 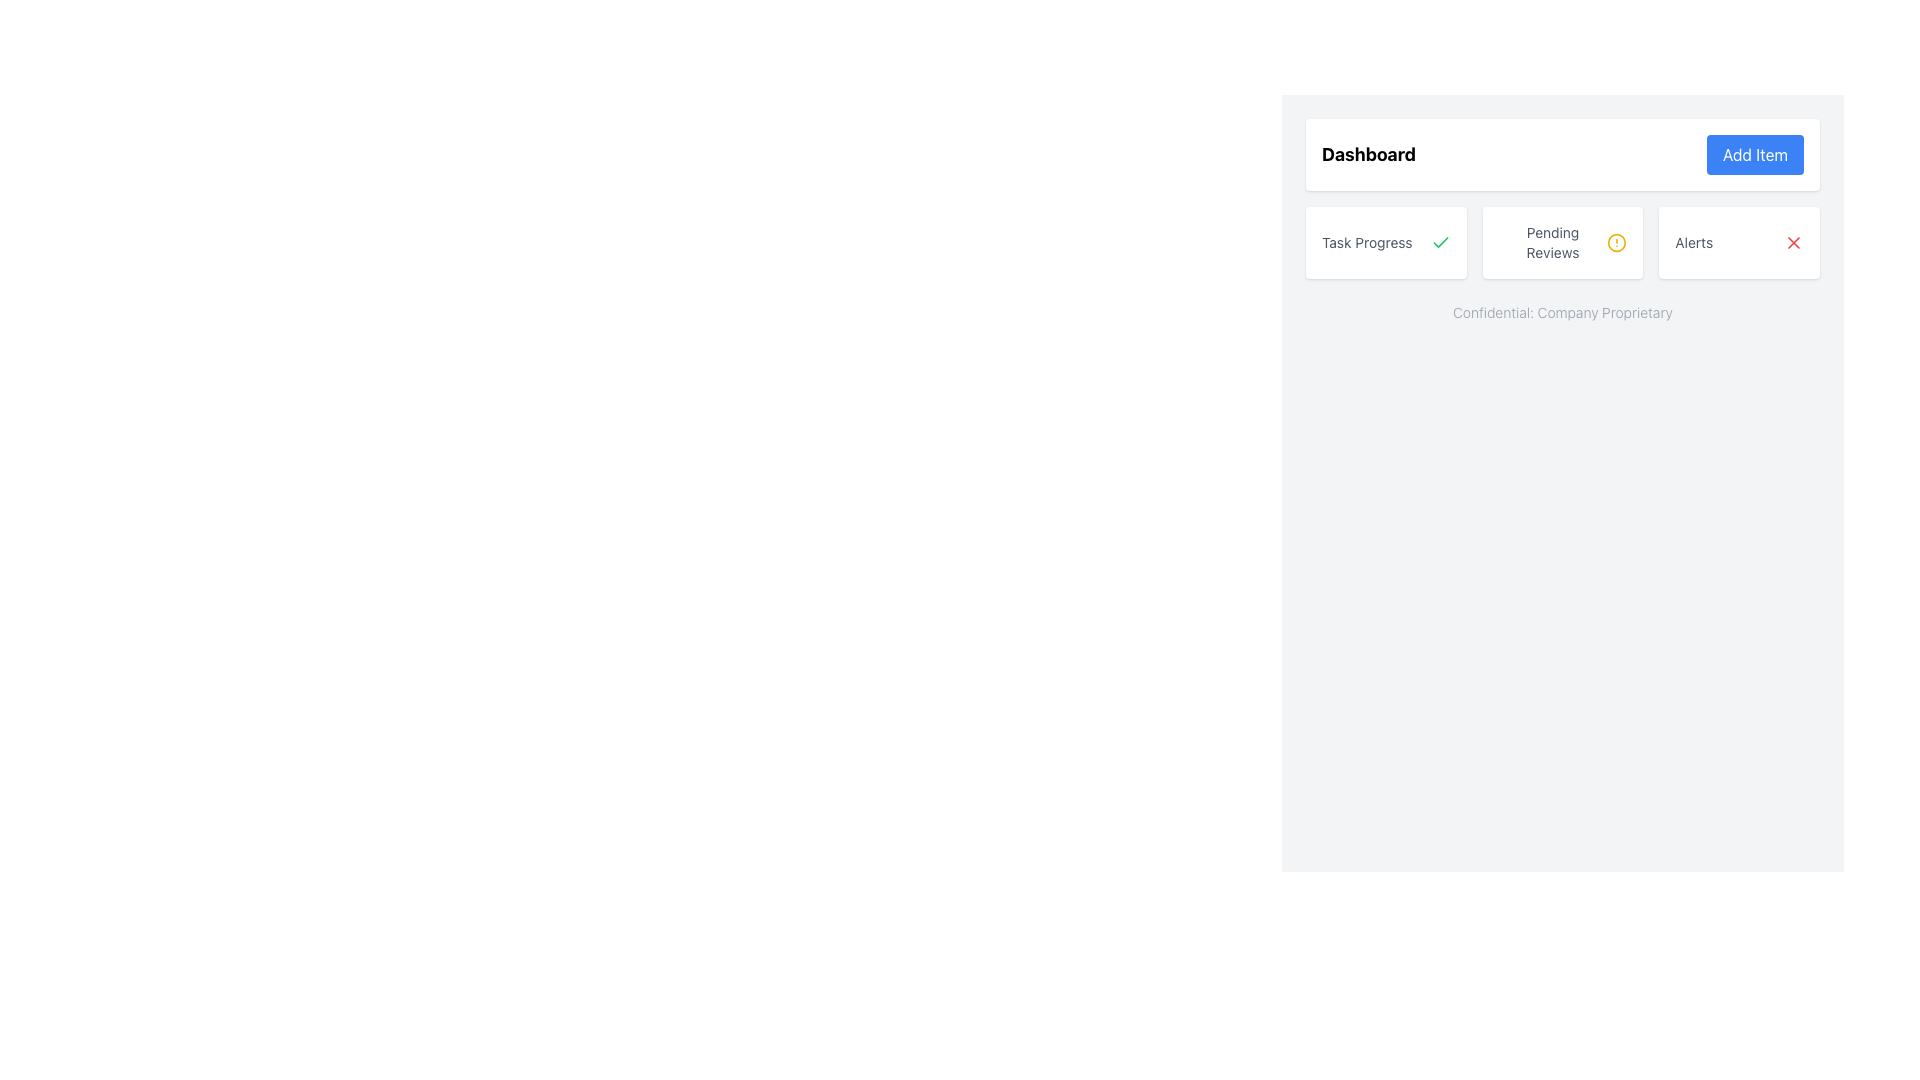 What do you see at coordinates (1617, 242) in the screenshot?
I see `the warning icon located to the right of the 'Pending Reviews' text, which indicates notifications related to pending reviews` at bounding box center [1617, 242].